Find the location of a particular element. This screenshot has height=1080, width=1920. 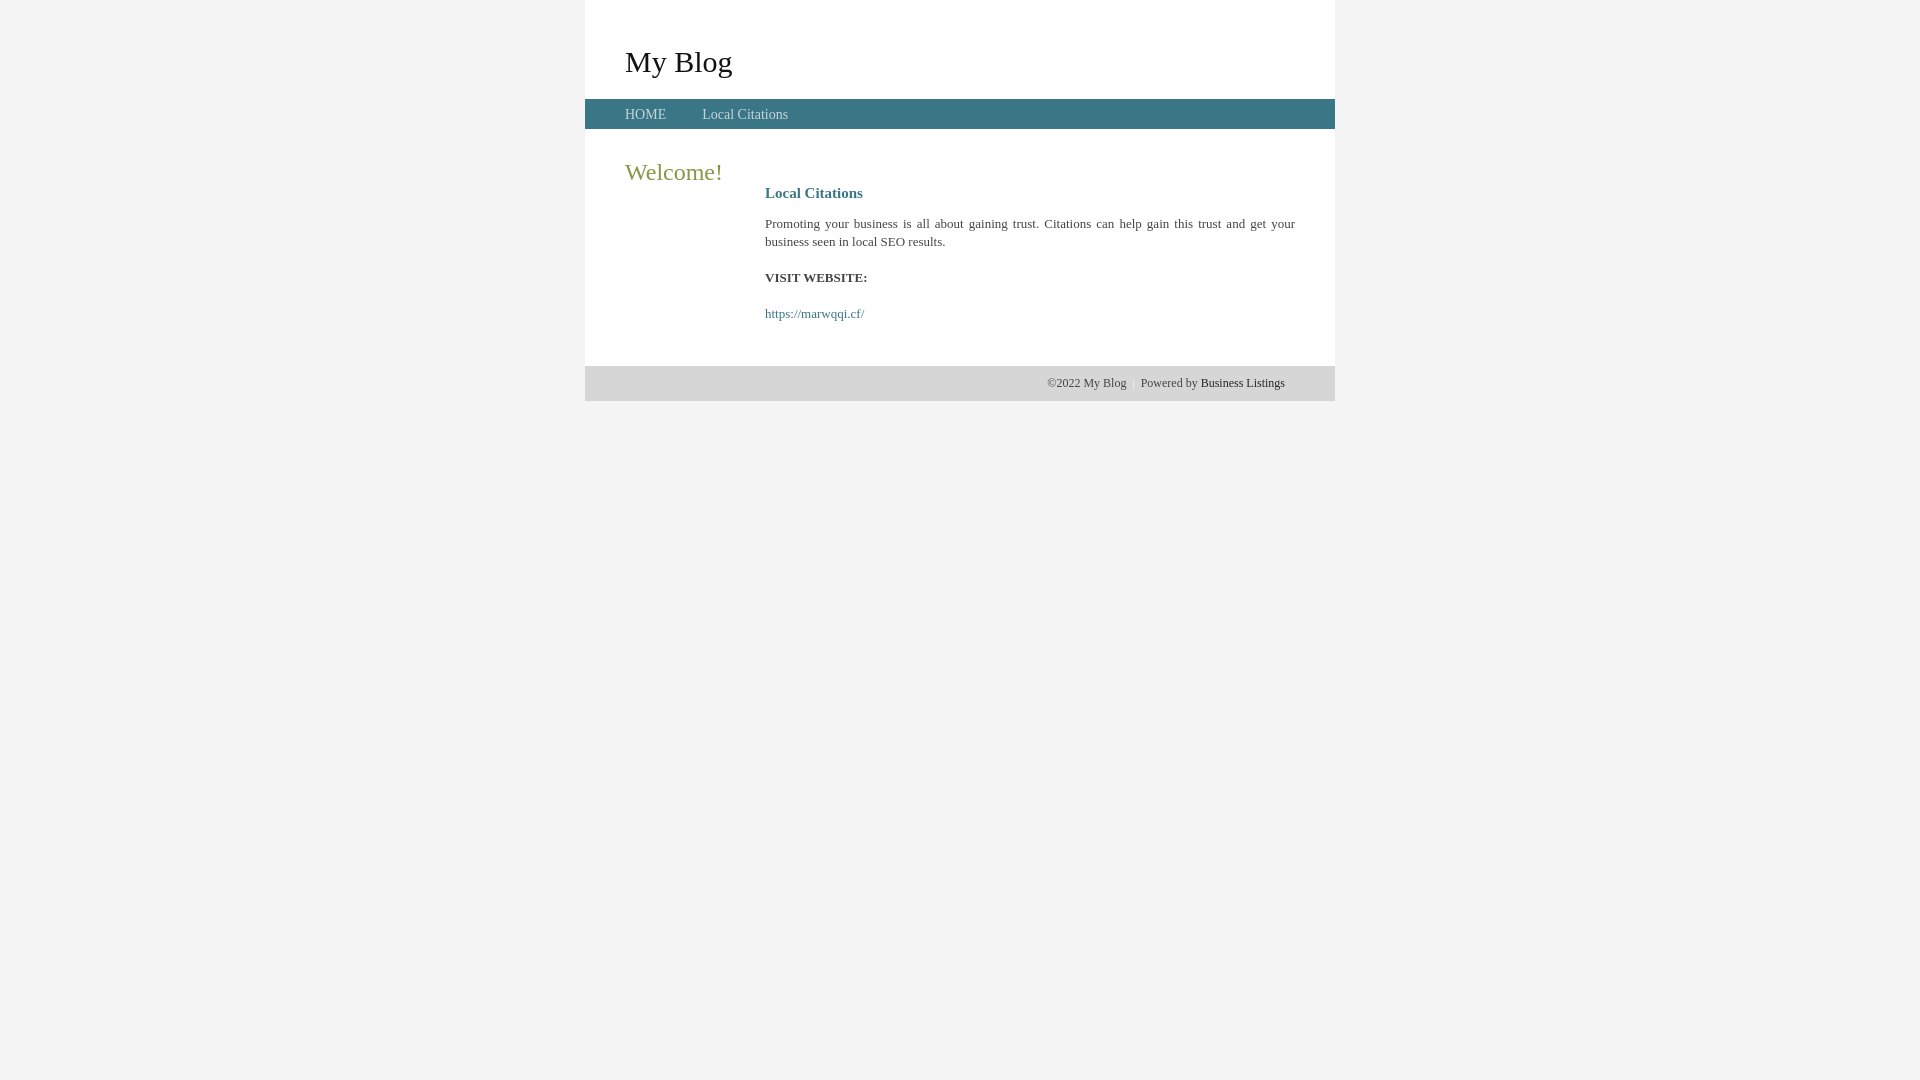

'My Blog' is located at coordinates (678, 60).